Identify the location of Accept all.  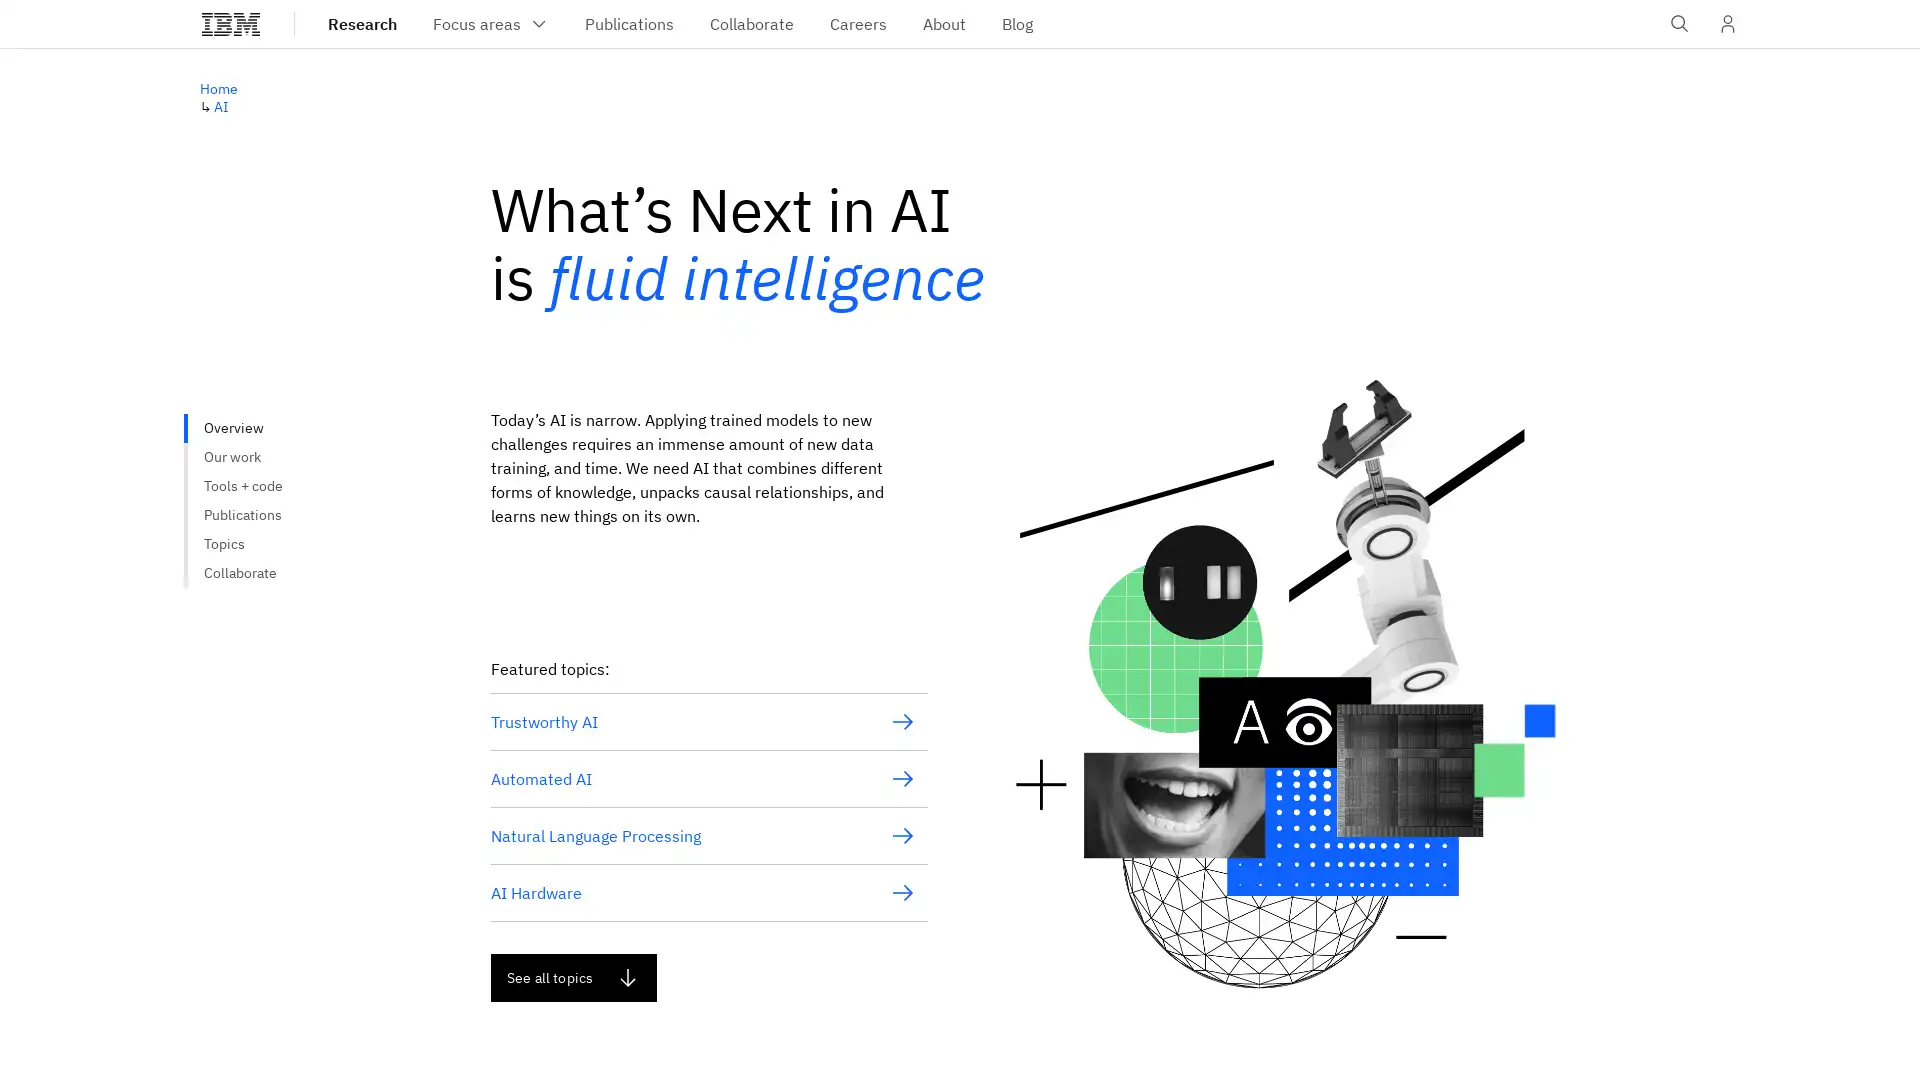
(1758, 942).